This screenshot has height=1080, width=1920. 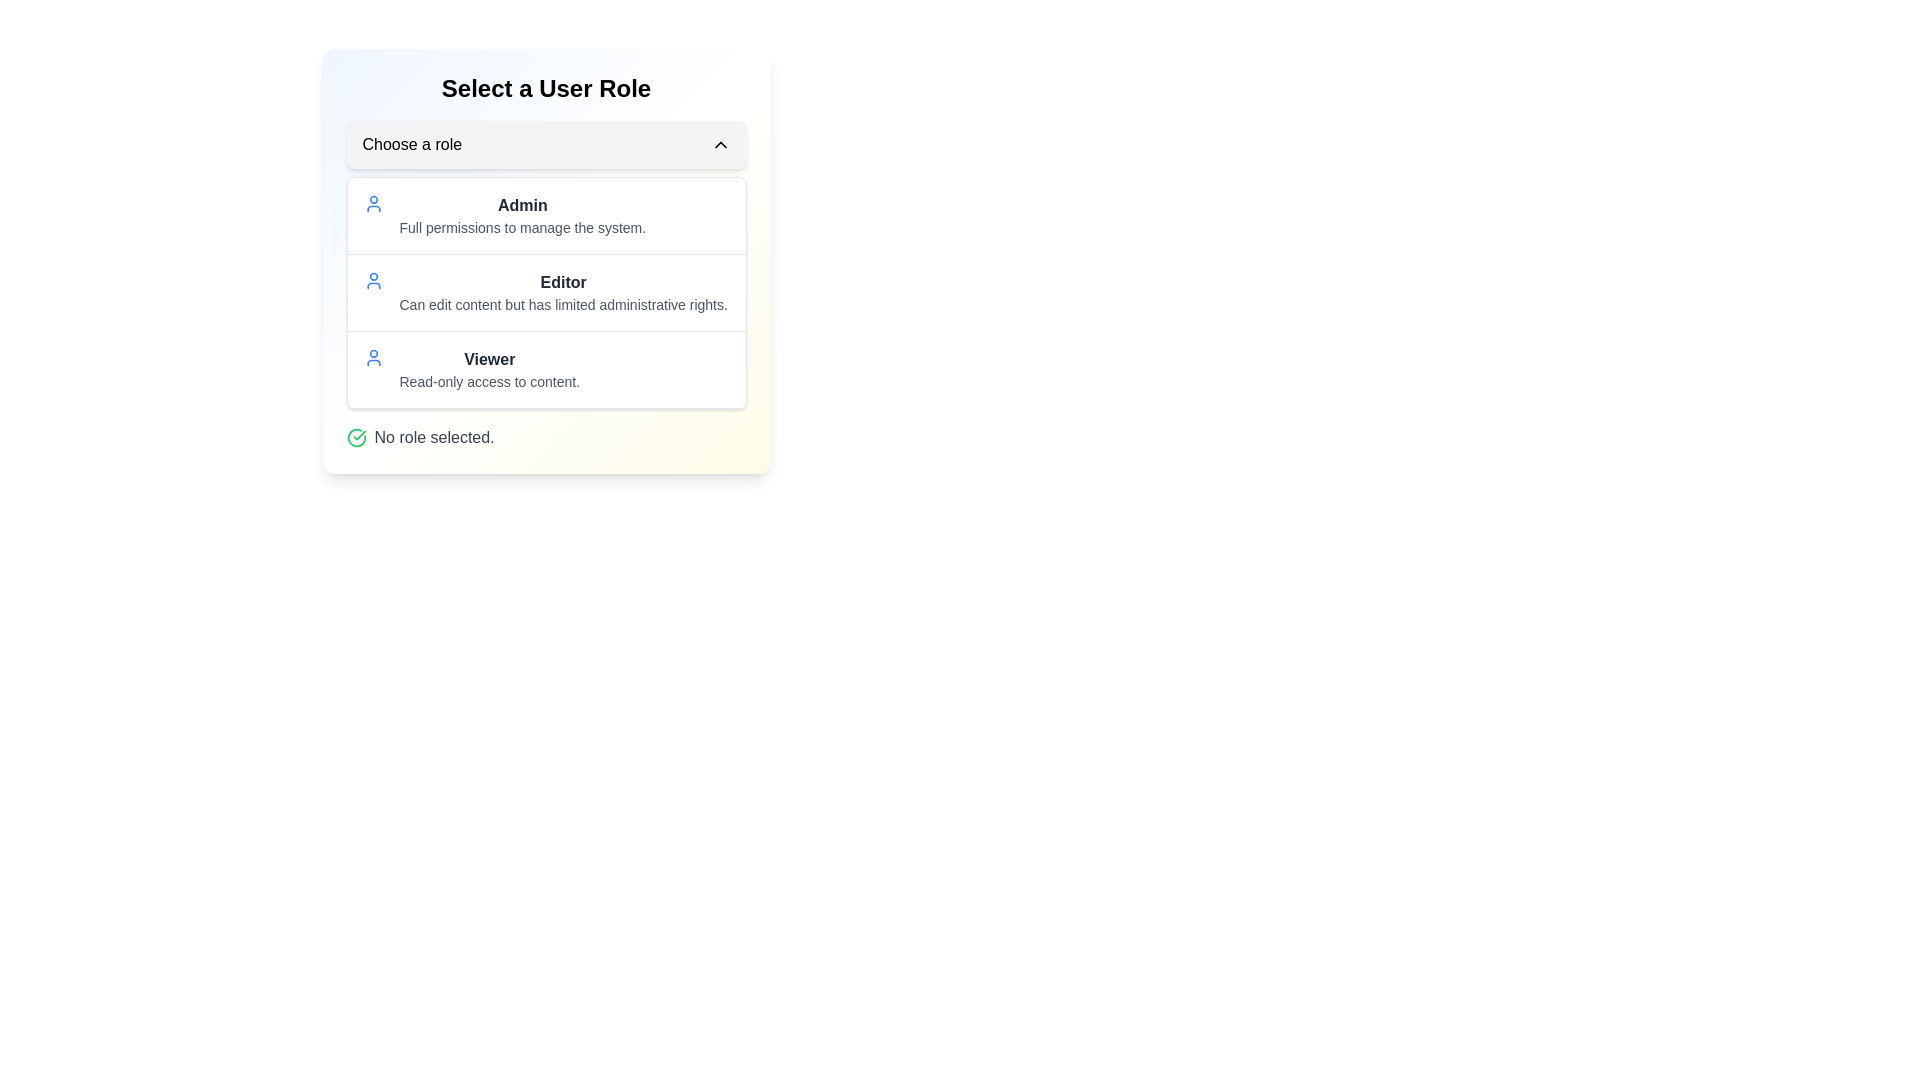 What do you see at coordinates (546, 293) in the screenshot?
I see `the List of selectable options for user roles located below the 'Choose a role' dropdown` at bounding box center [546, 293].